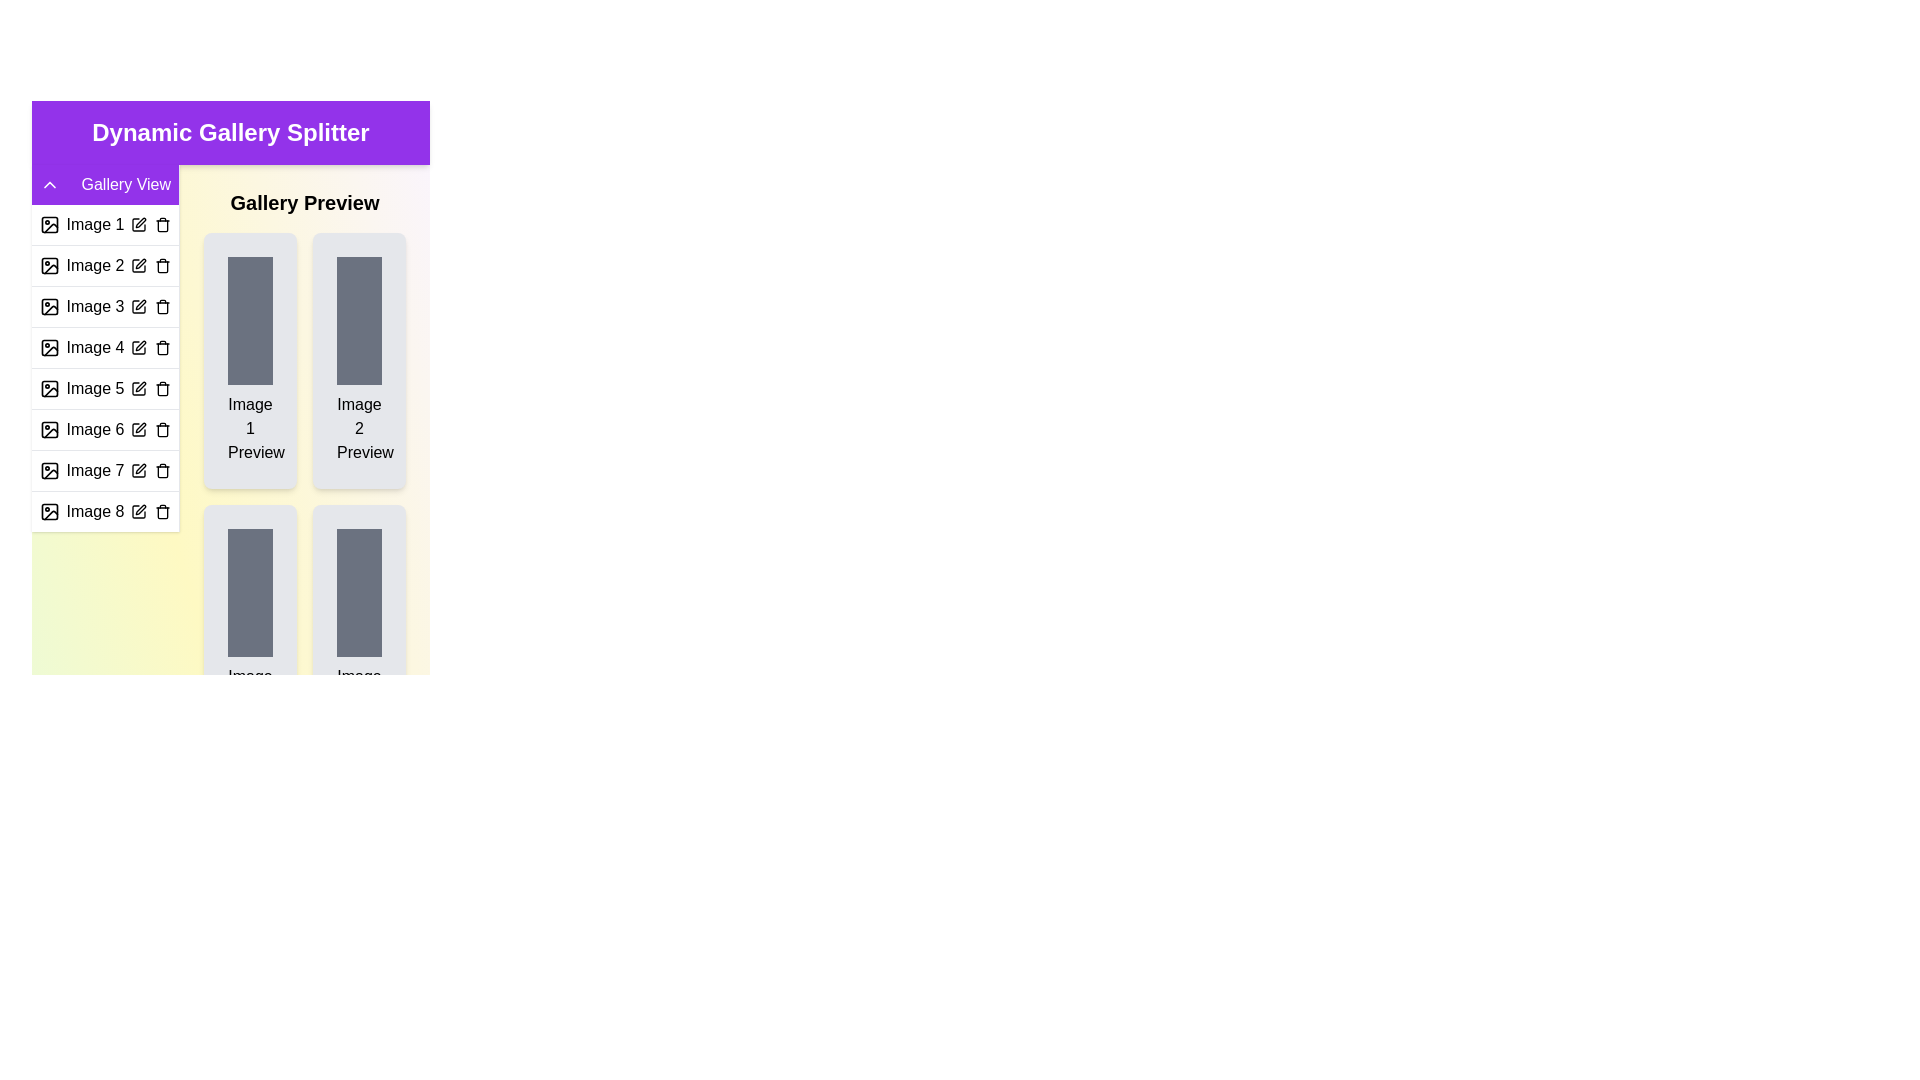 The image size is (1920, 1080). Describe the element at coordinates (139, 223) in the screenshot. I see `the edit pen icon associated with 'Image 1' in the 'Gallery View'` at that location.